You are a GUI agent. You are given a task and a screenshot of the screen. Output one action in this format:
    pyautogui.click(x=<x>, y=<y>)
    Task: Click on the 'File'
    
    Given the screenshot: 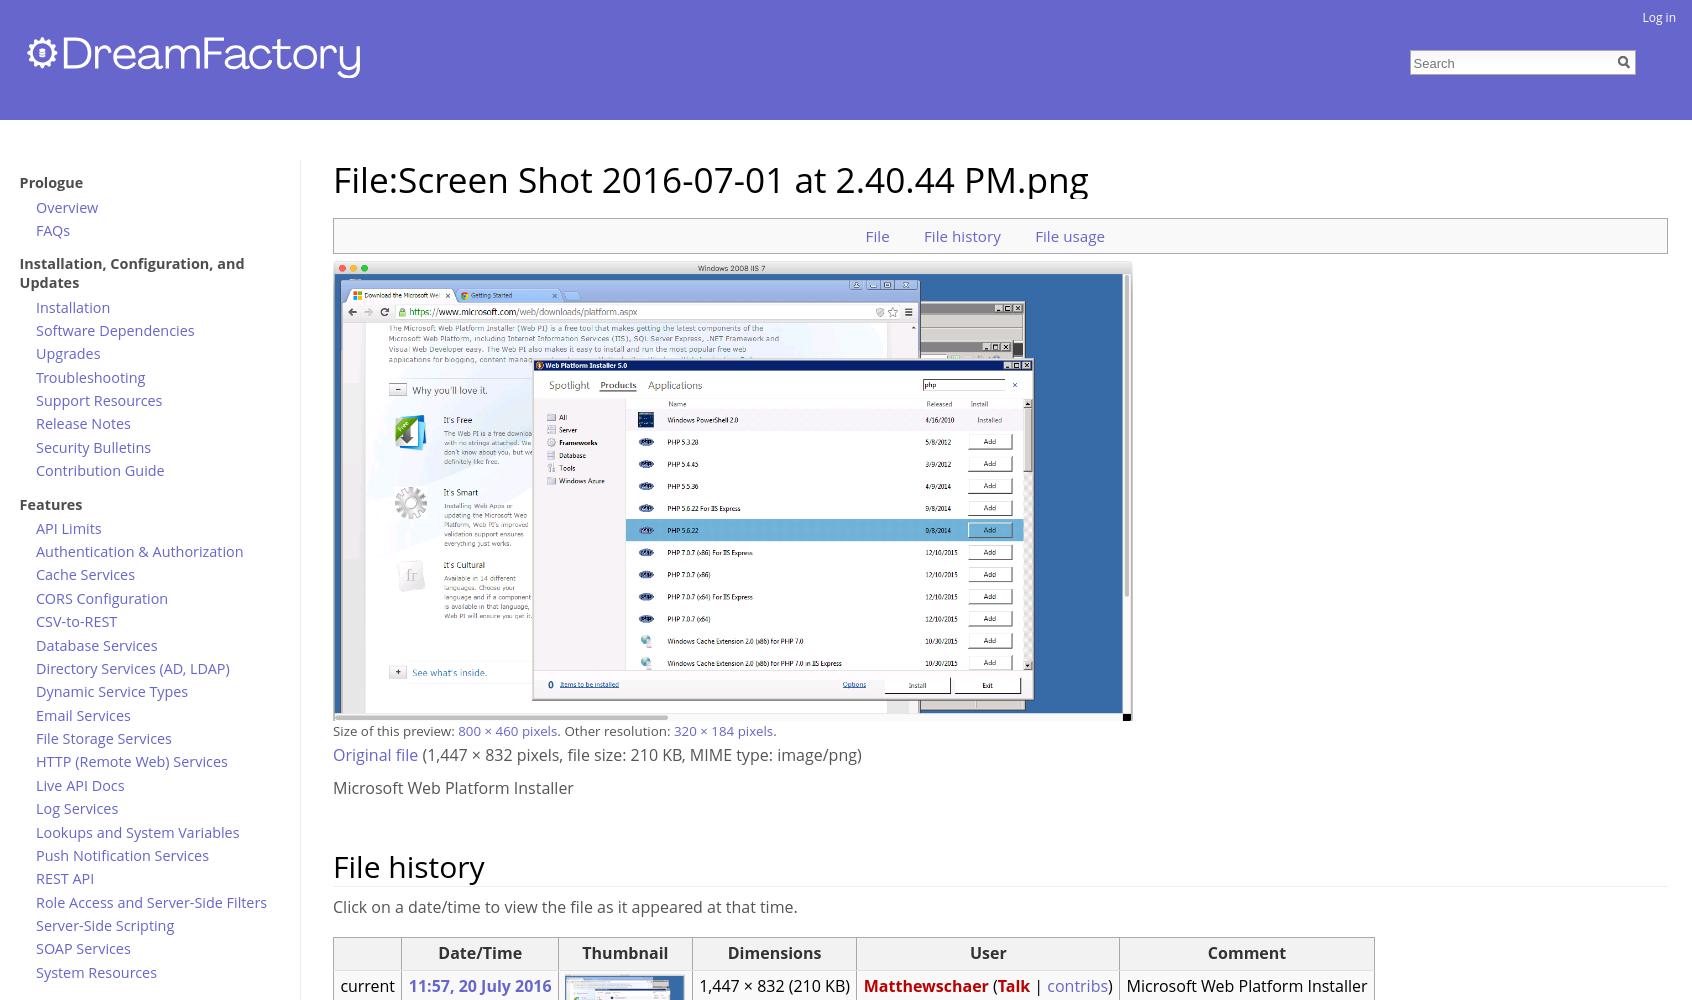 What is the action you would take?
    pyautogui.click(x=875, y=234)
    